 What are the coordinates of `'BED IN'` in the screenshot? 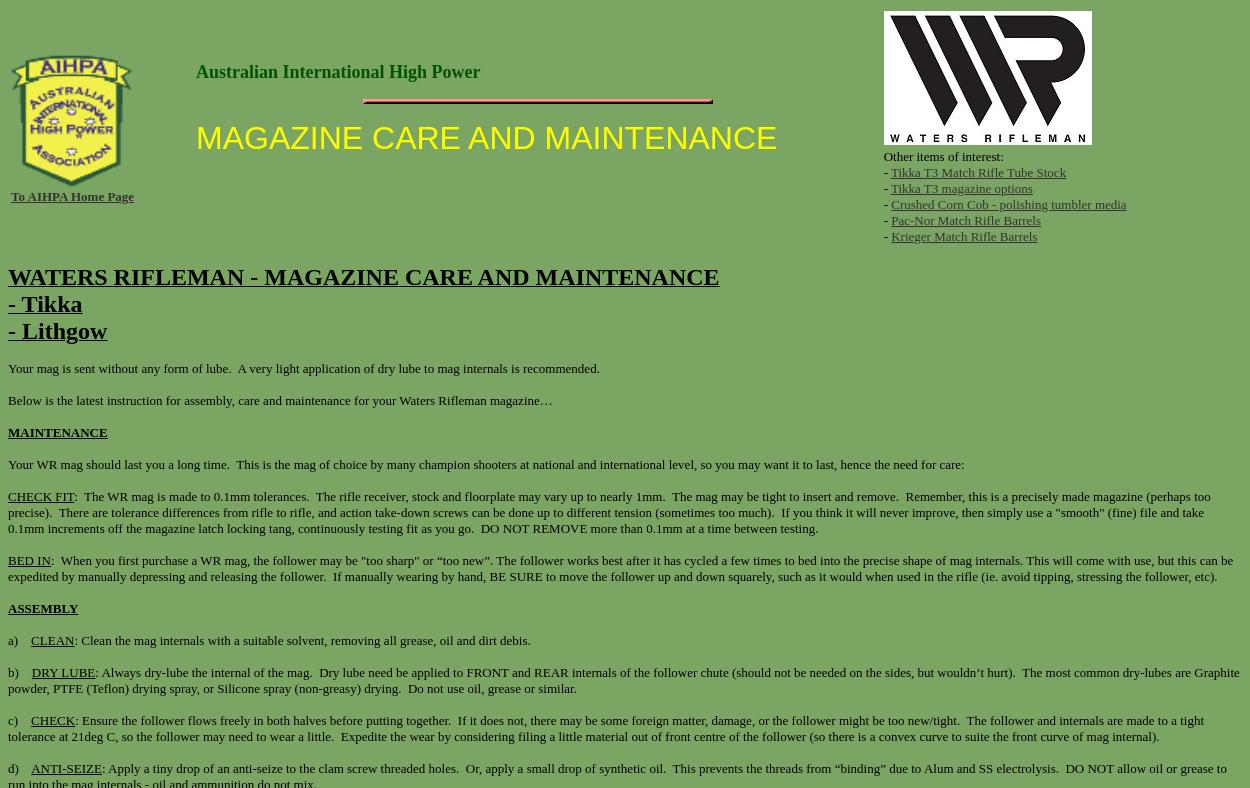 It's located at (28, 560).